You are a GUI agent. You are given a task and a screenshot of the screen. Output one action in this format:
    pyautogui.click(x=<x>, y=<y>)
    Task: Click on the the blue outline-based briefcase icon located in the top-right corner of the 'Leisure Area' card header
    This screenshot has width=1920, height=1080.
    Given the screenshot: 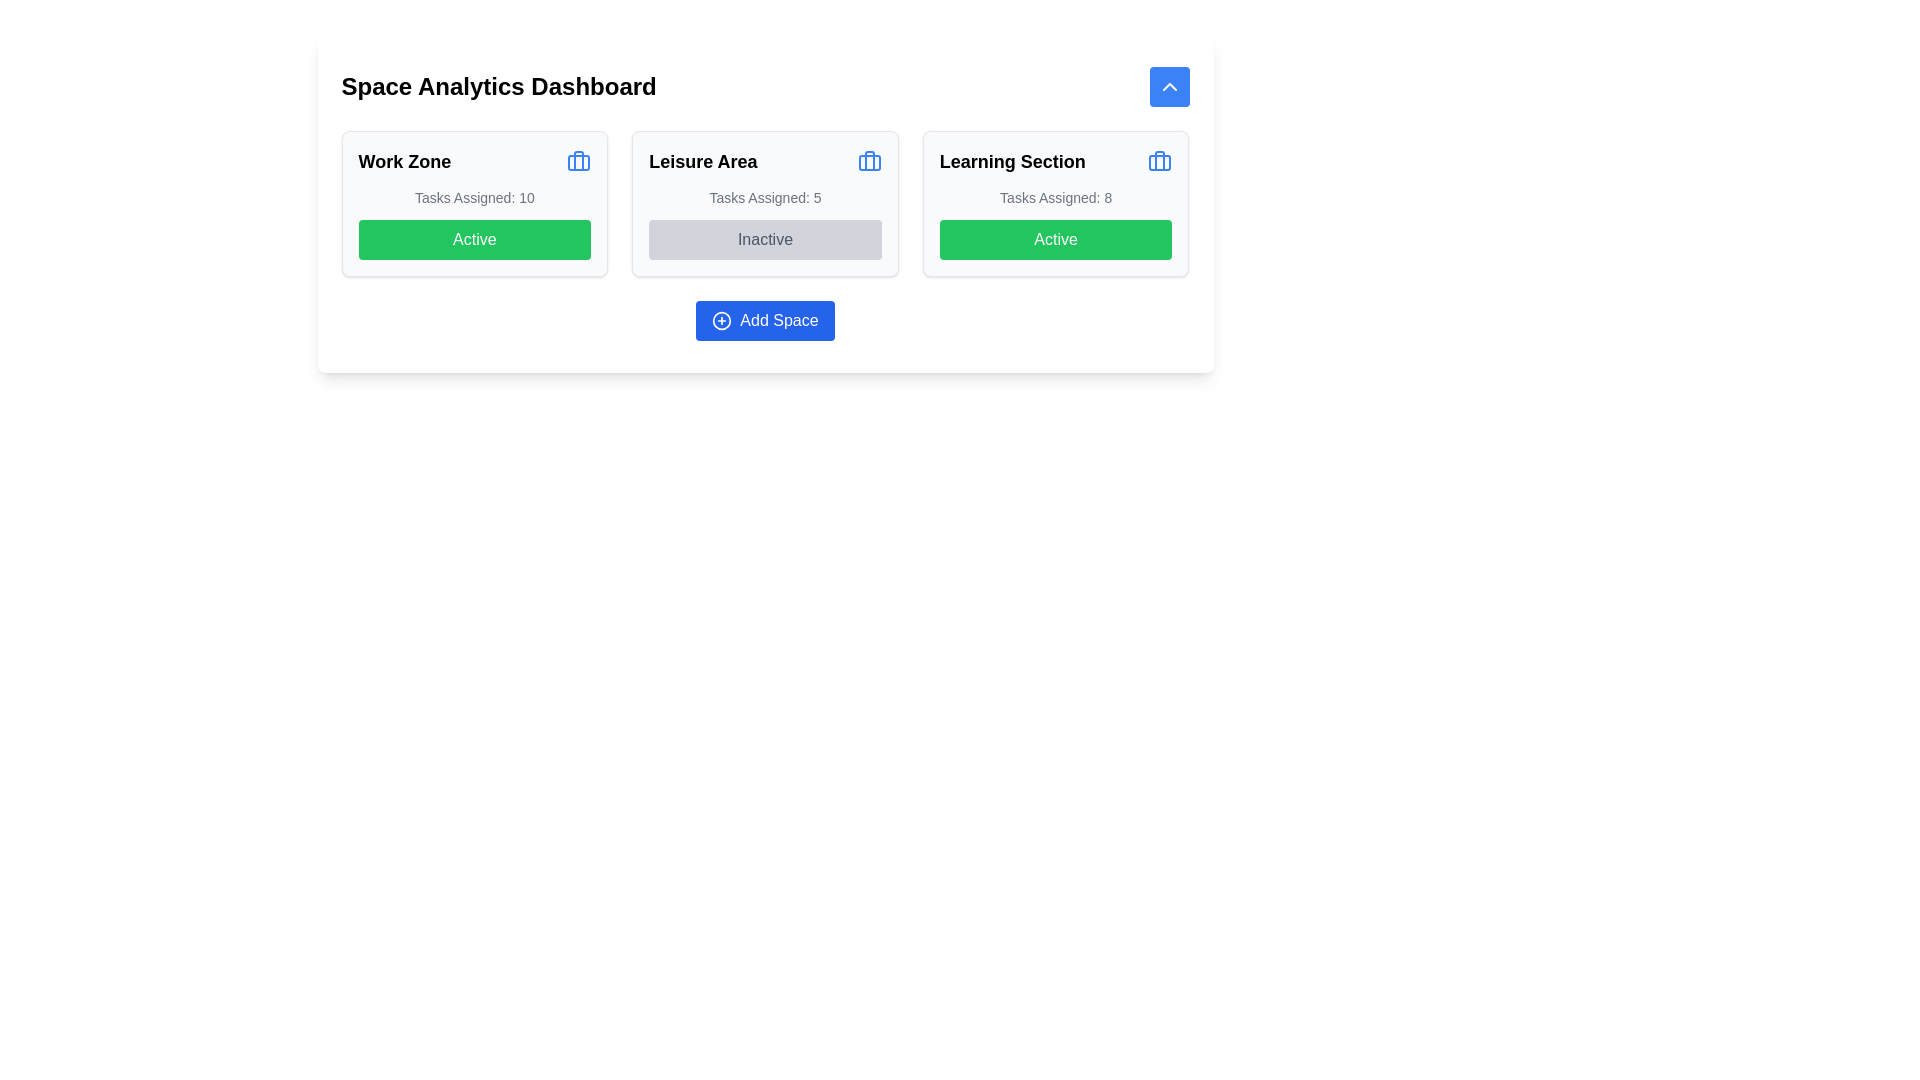 What is the action you would take?
    pyautogui.click(x=869, y=161)
    